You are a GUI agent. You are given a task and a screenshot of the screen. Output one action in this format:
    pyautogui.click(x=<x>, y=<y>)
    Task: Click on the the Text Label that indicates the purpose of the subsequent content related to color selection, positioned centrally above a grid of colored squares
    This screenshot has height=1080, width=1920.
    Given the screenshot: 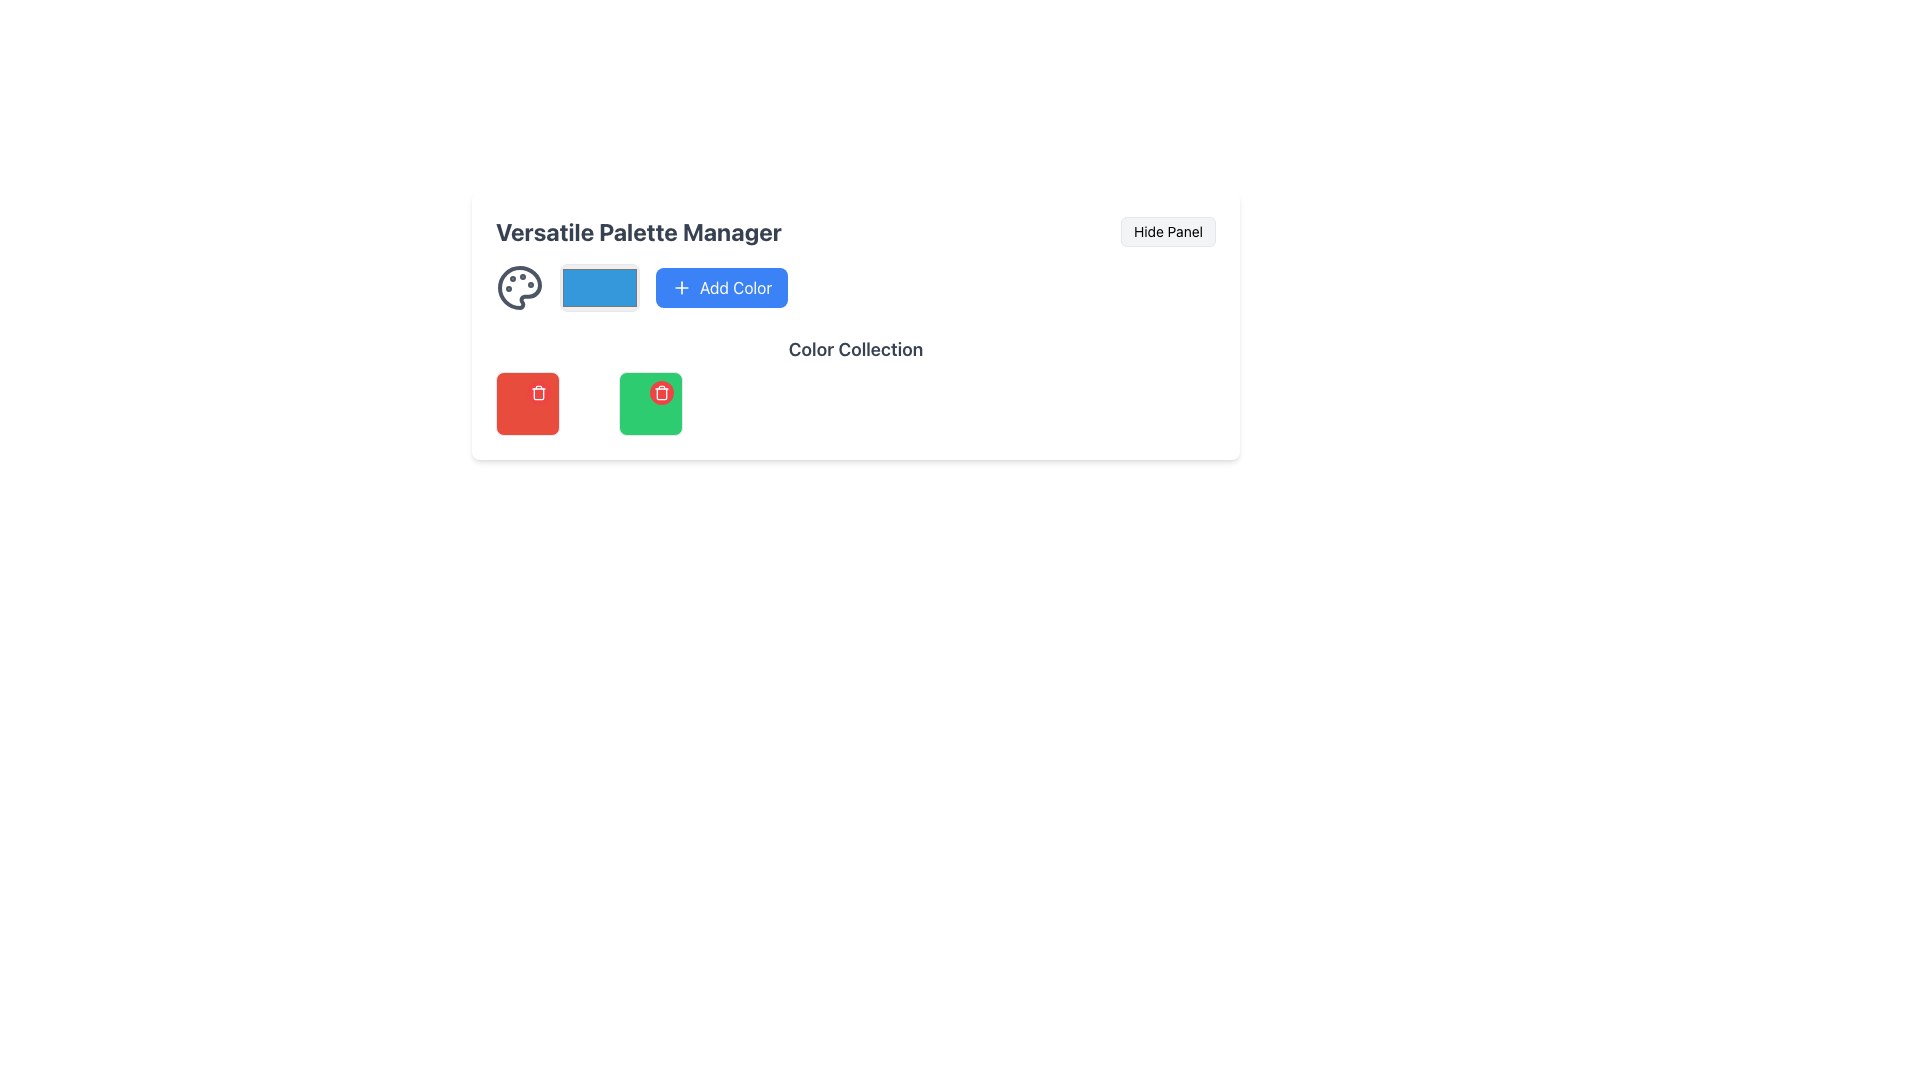 What is the action you would take?
    pyautogui.click(x=855, y=349)
    